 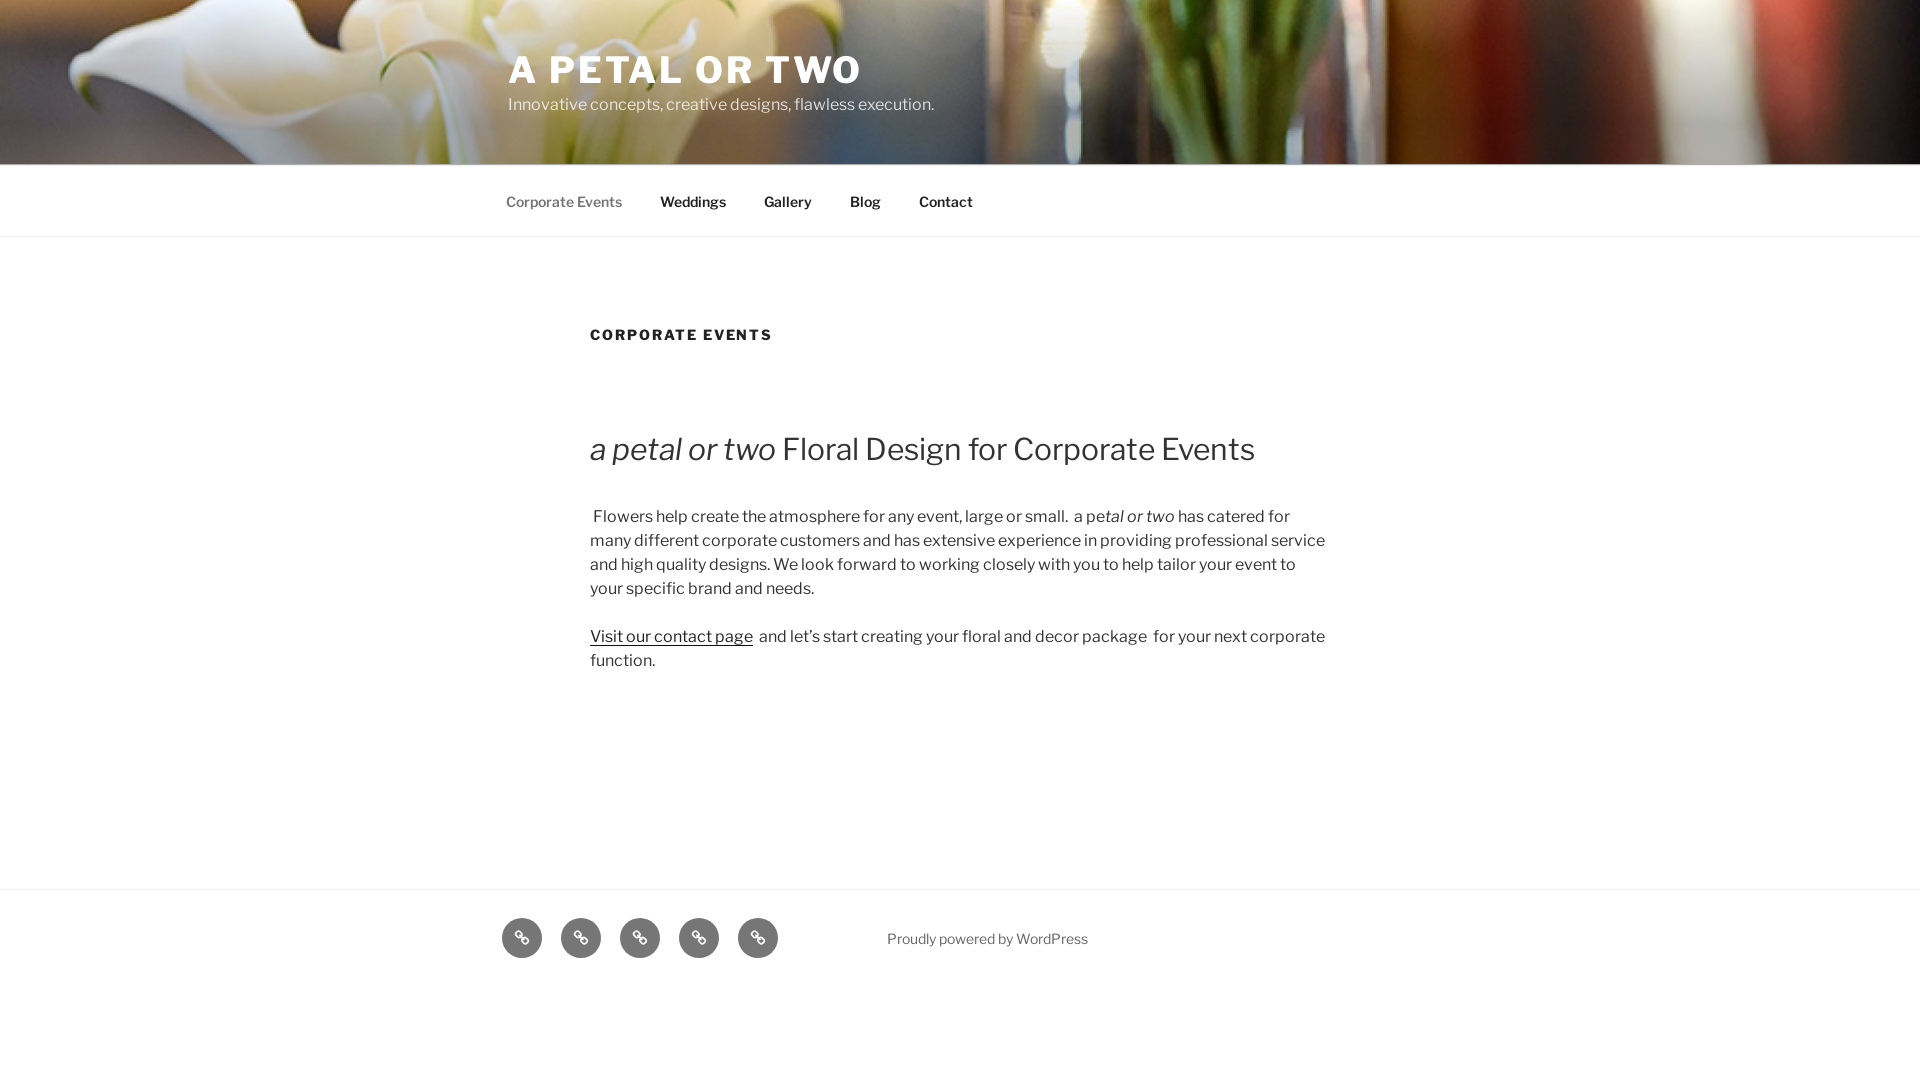 I want to click on 'Gallery', so click(x=786, y=200).